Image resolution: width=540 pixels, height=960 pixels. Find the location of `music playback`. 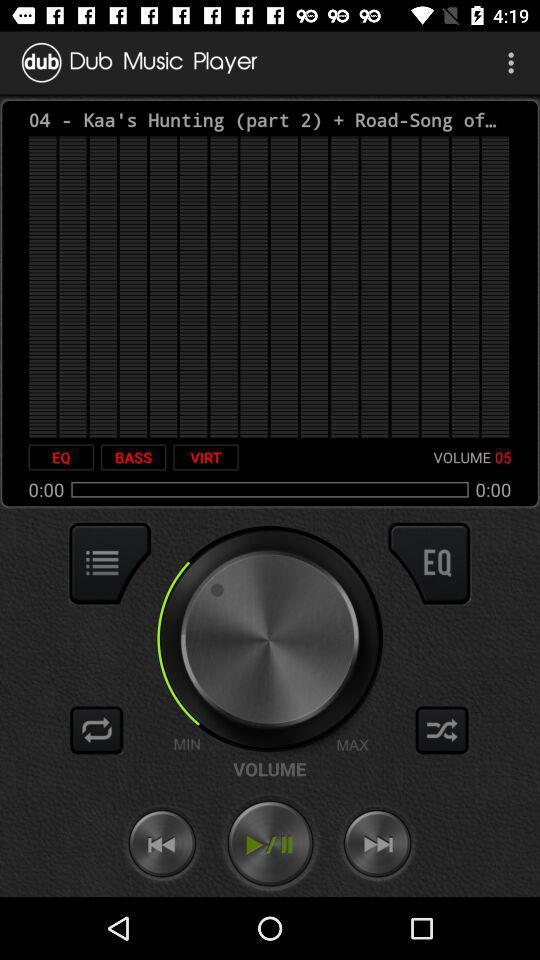

music playback is located at coordinates (270, 843).